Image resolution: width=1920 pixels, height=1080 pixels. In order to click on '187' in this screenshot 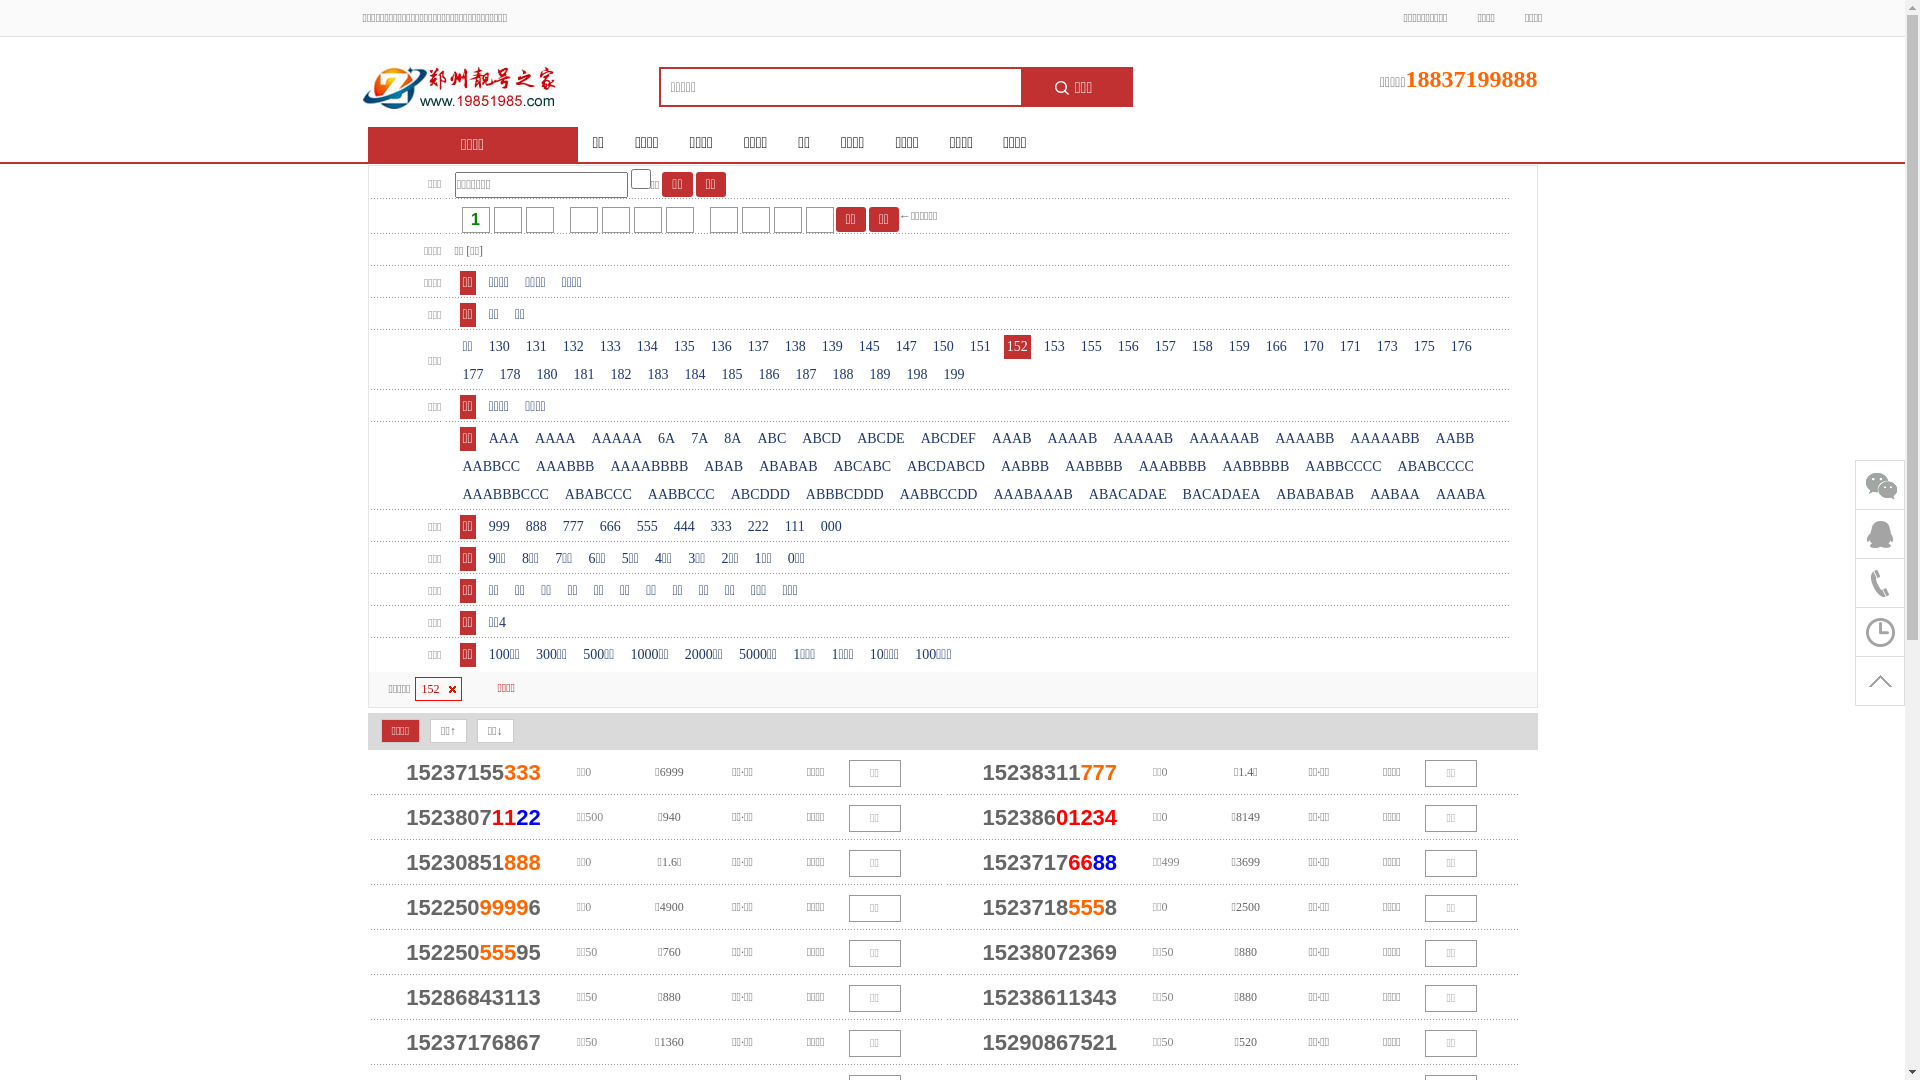, I will do `click(805, 374)`.